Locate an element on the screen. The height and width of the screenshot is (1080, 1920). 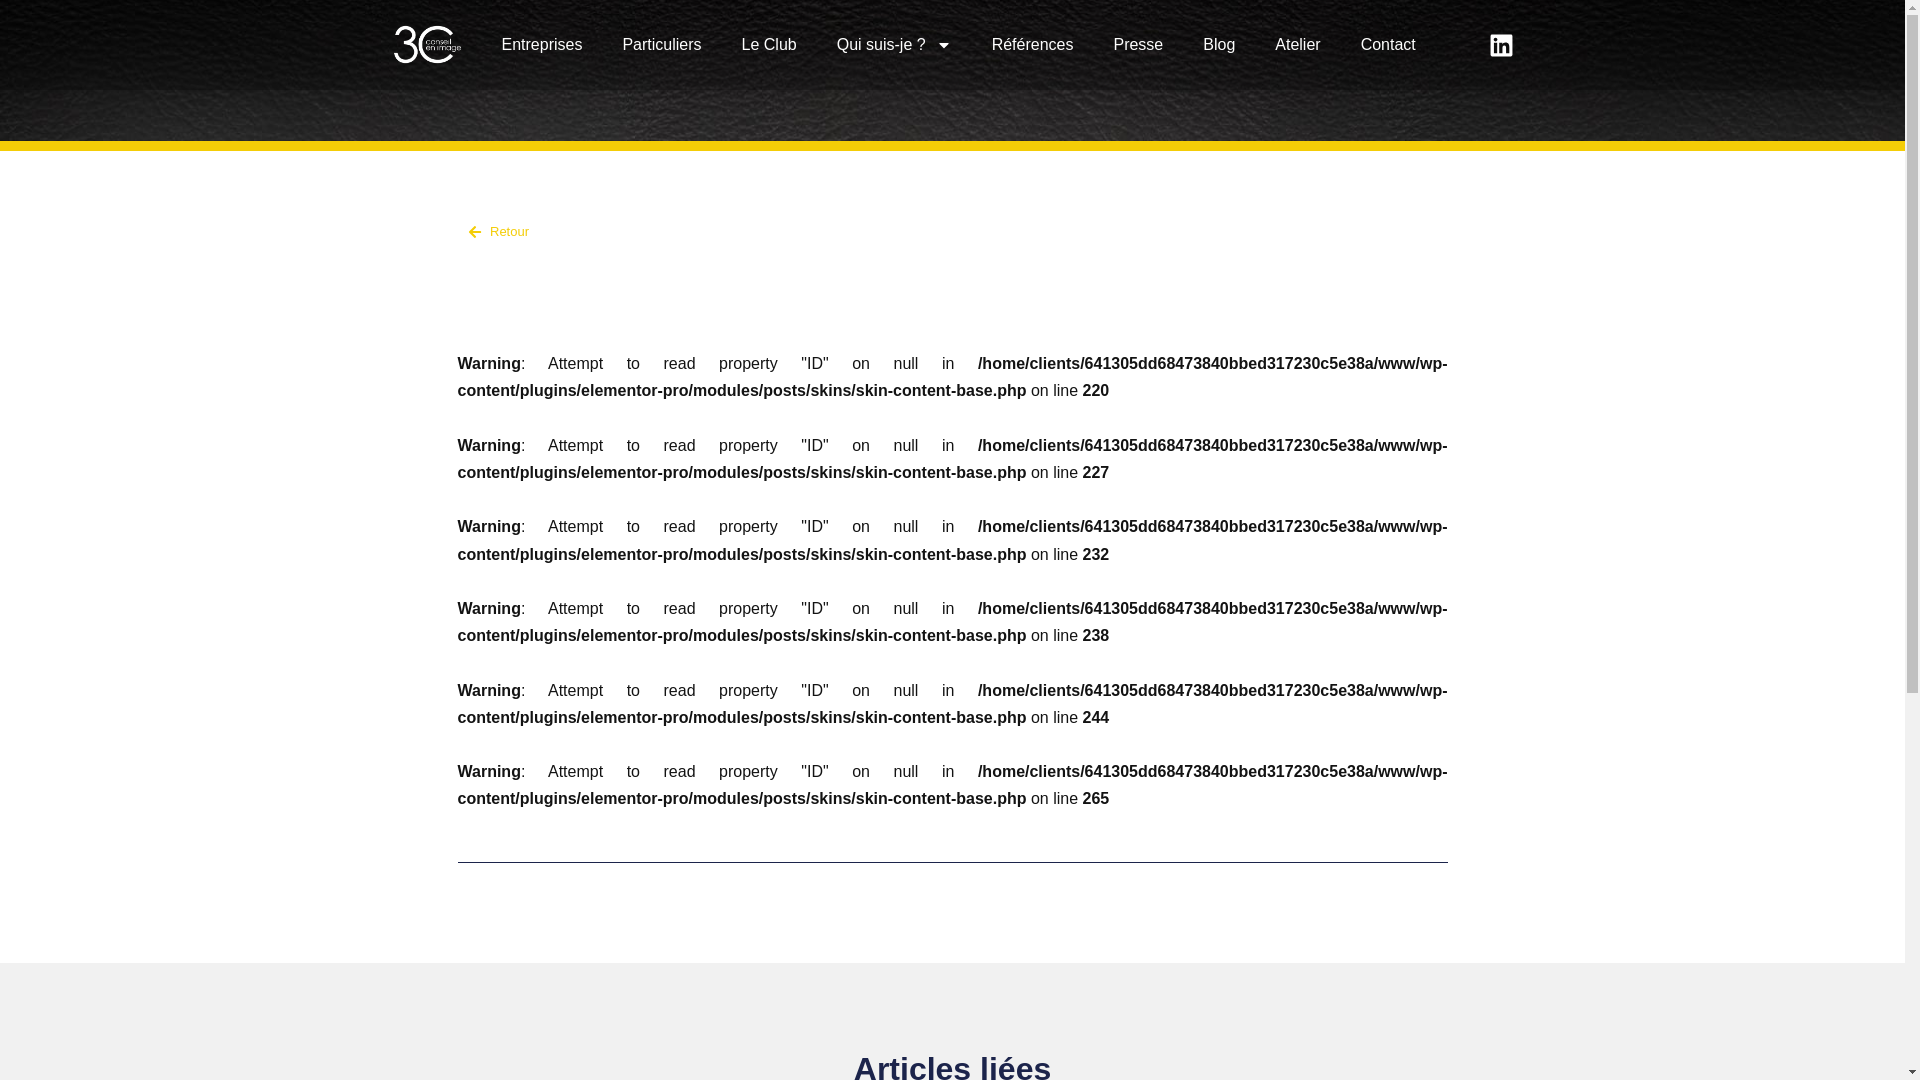
'Blog' is located at coordinates (1218, 45).